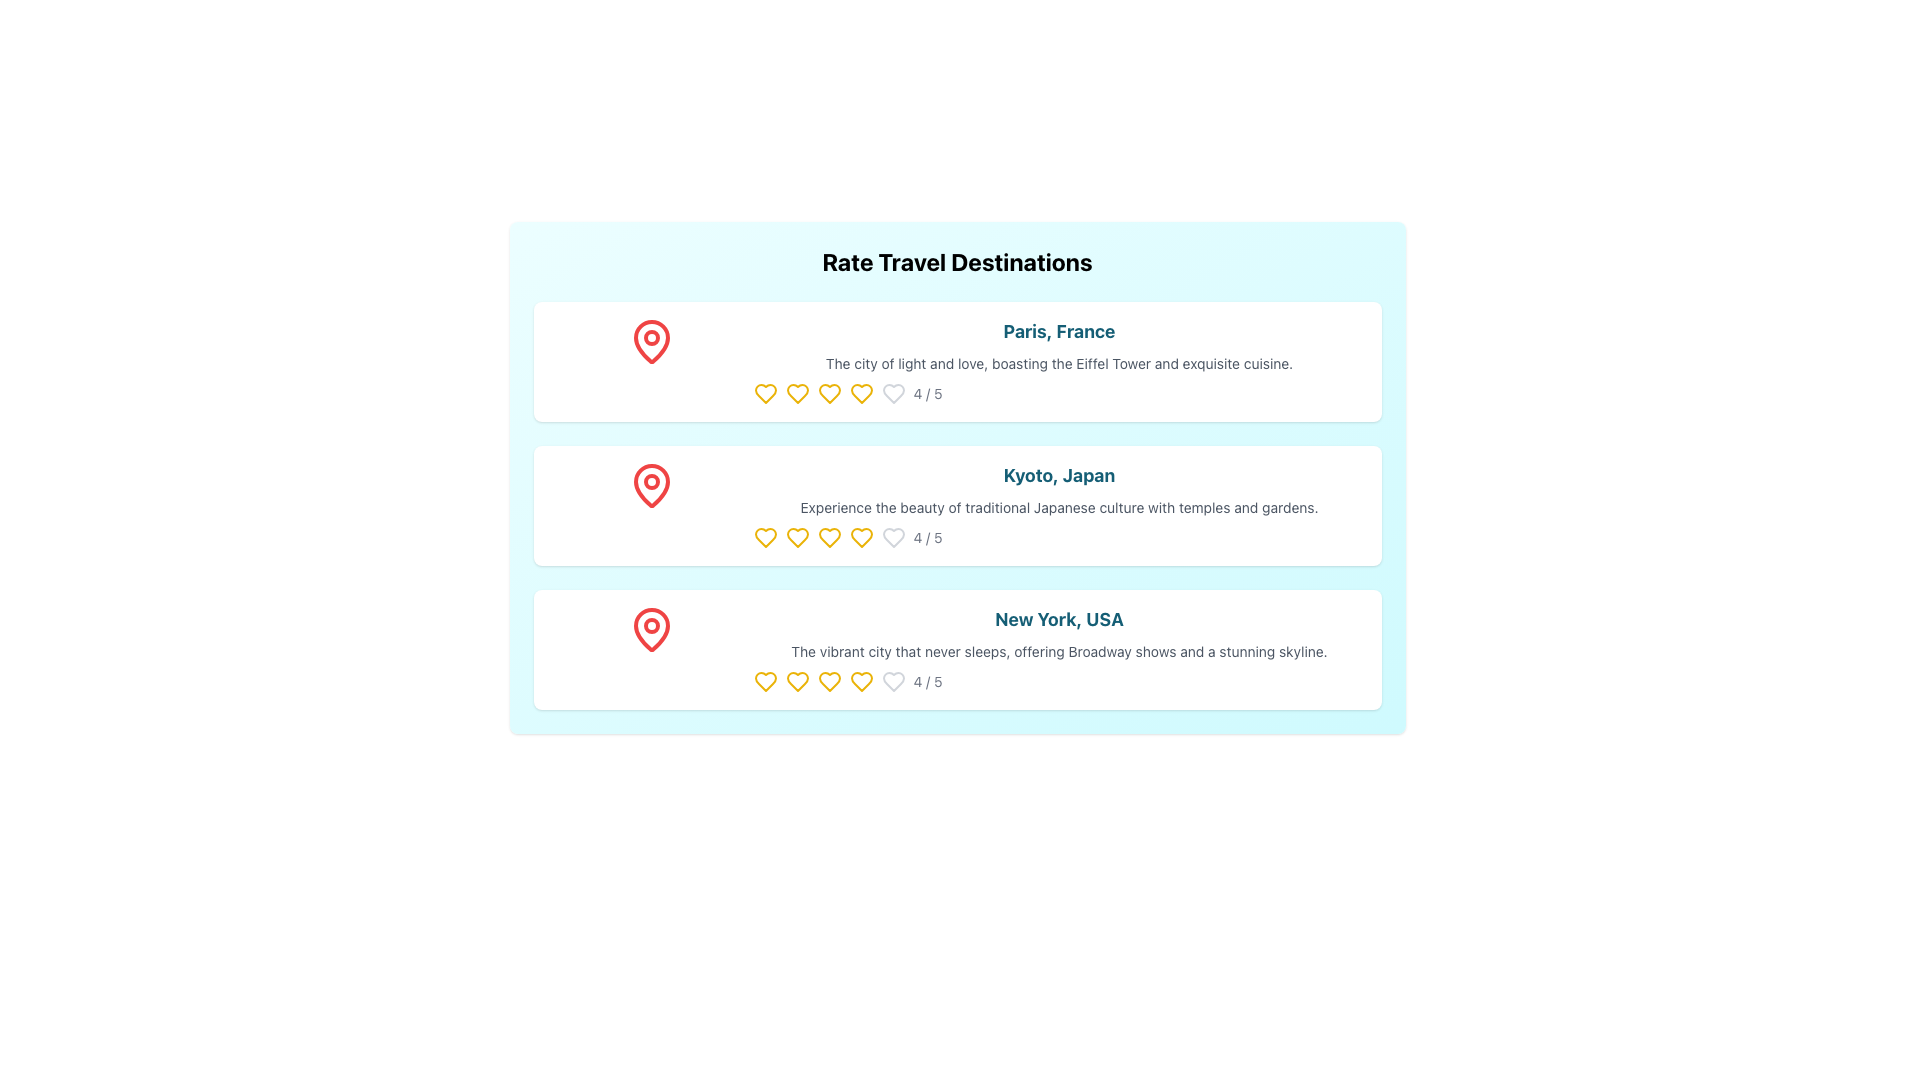 This screenshot has height=1080, width=1920. I want to click on the informational text label that provides context about 'Paris, France', located between the text and the rating component, so click(1058, 363).